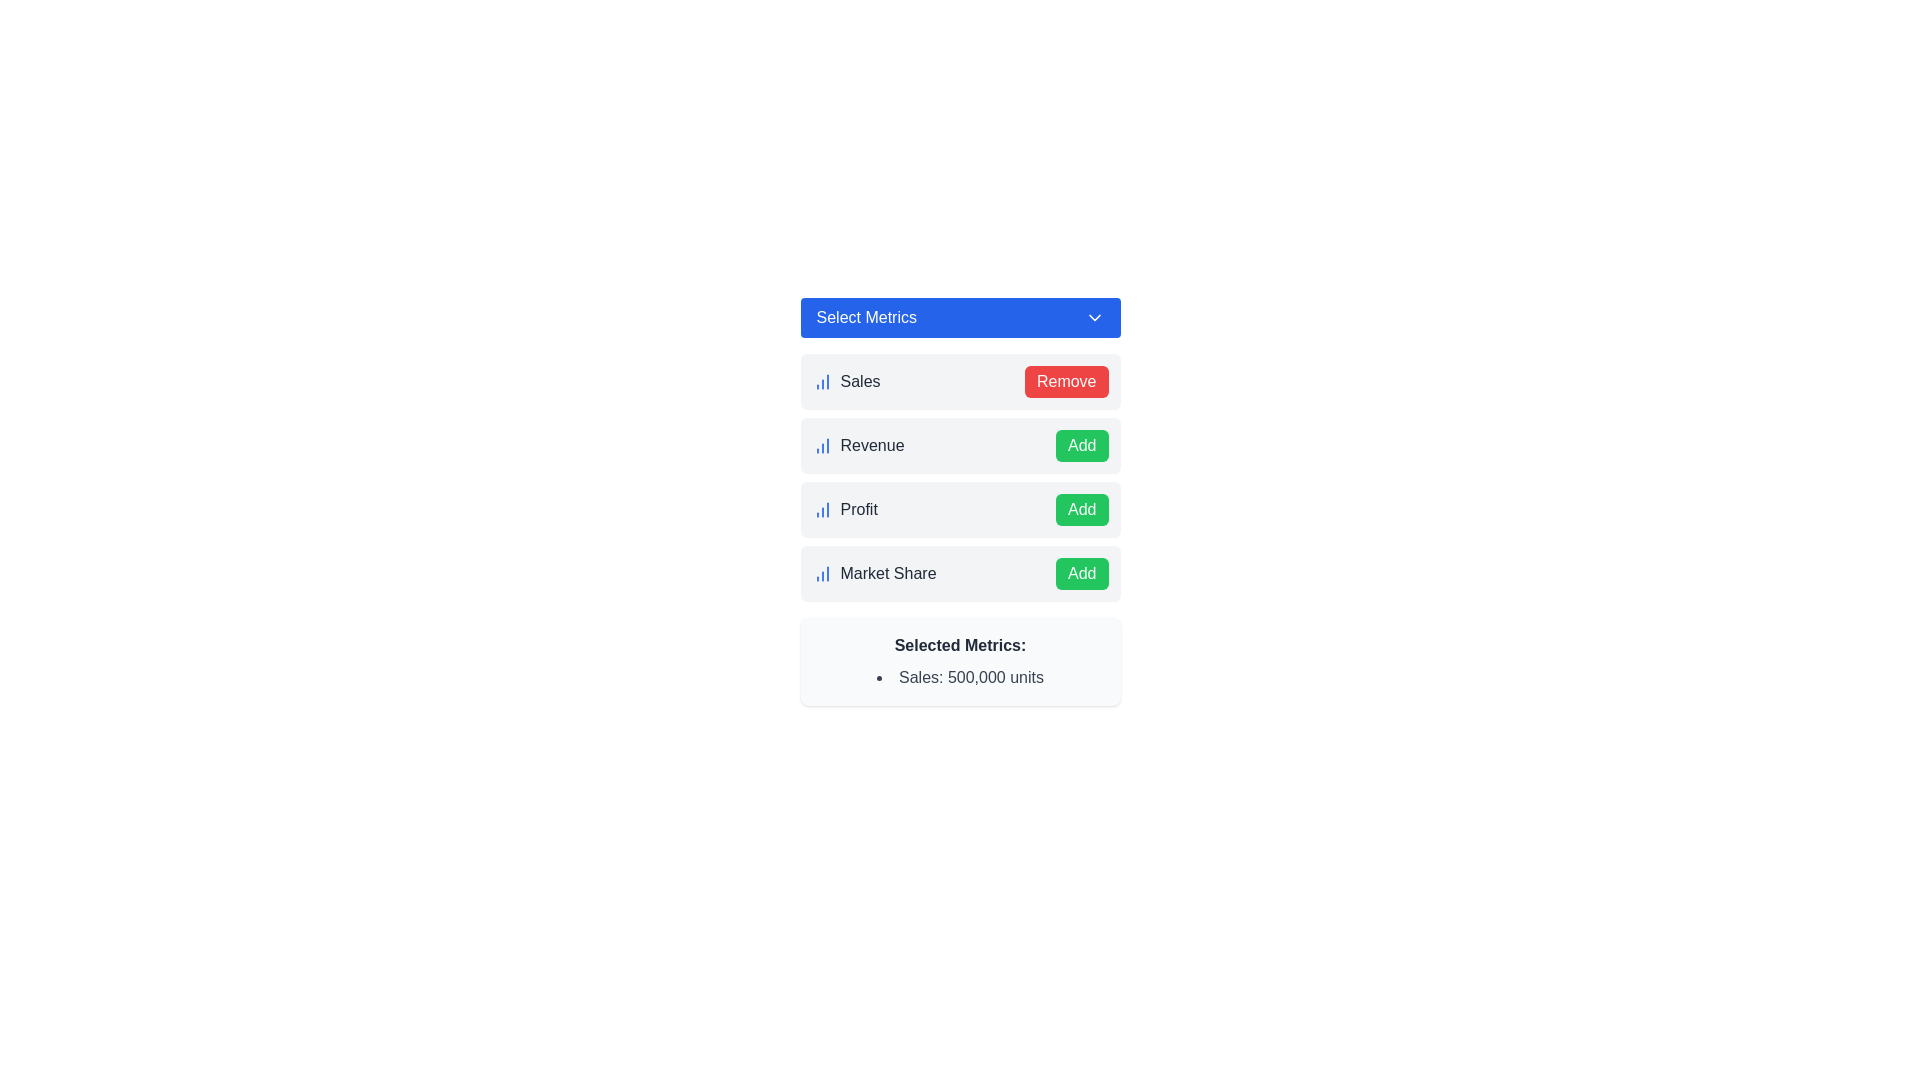 This screenshot has height=1080, width=1920. What do you see at coordinates (1081, 574) in the screenshot?
I see `the 'Add' button located at the bottom-right of the 'Market Share' section` at bounding box center [1081, 574].